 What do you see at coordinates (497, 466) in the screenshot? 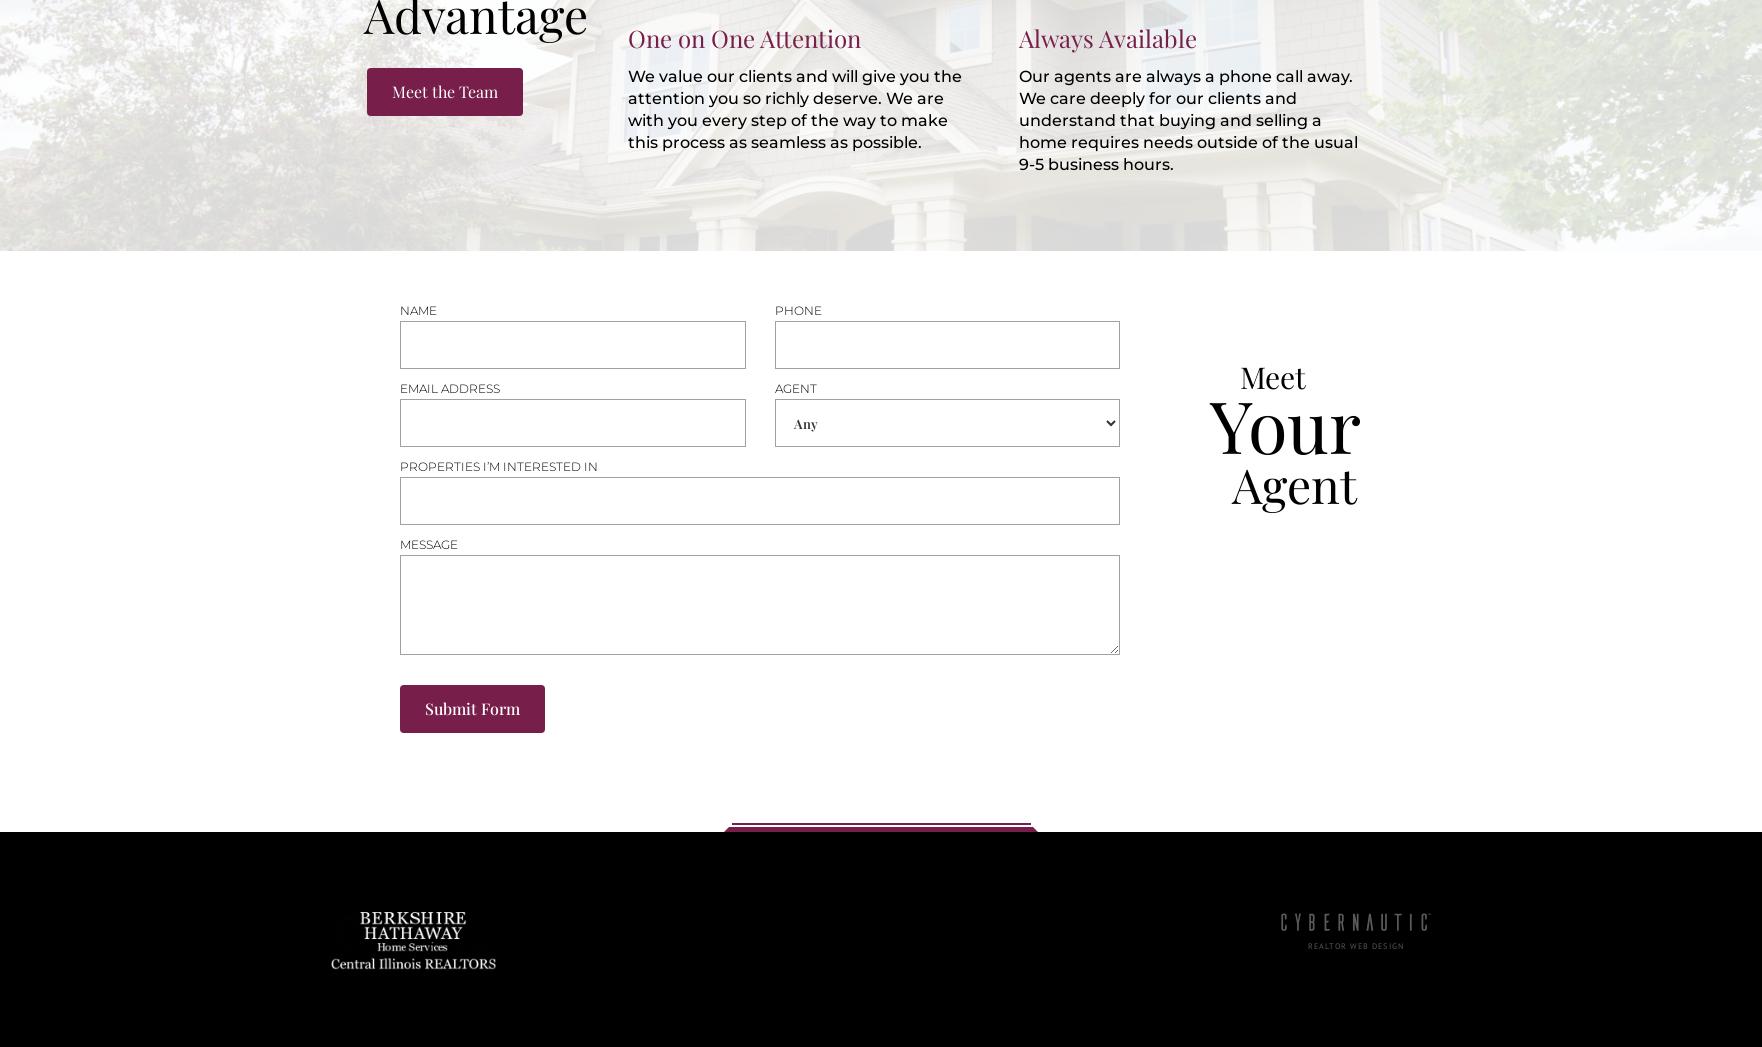
I see `'Properties i’m interested in'` at bounding box center [497, 466].